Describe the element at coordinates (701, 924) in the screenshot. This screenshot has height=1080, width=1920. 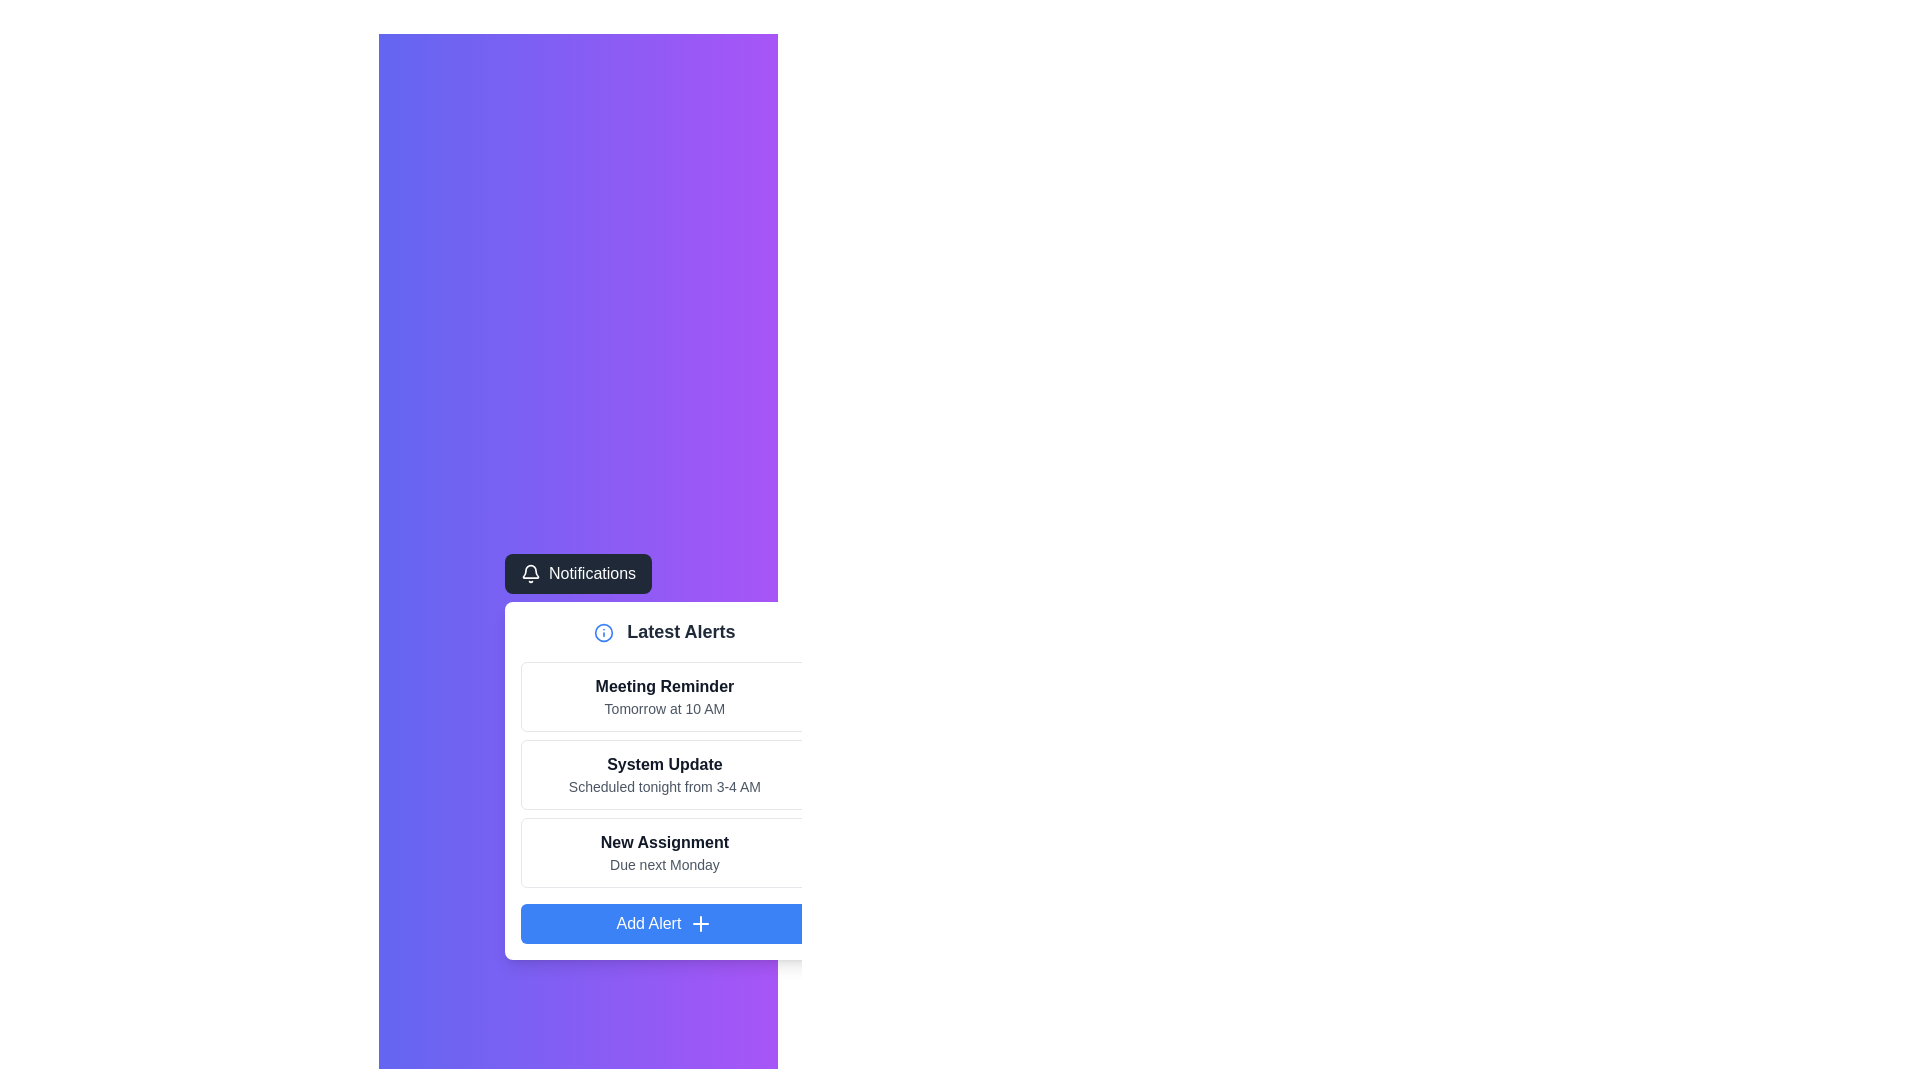
I see `the plus icon located on the right side of the 'Add Alert' button at the bottom of the alert information panel` at that location.